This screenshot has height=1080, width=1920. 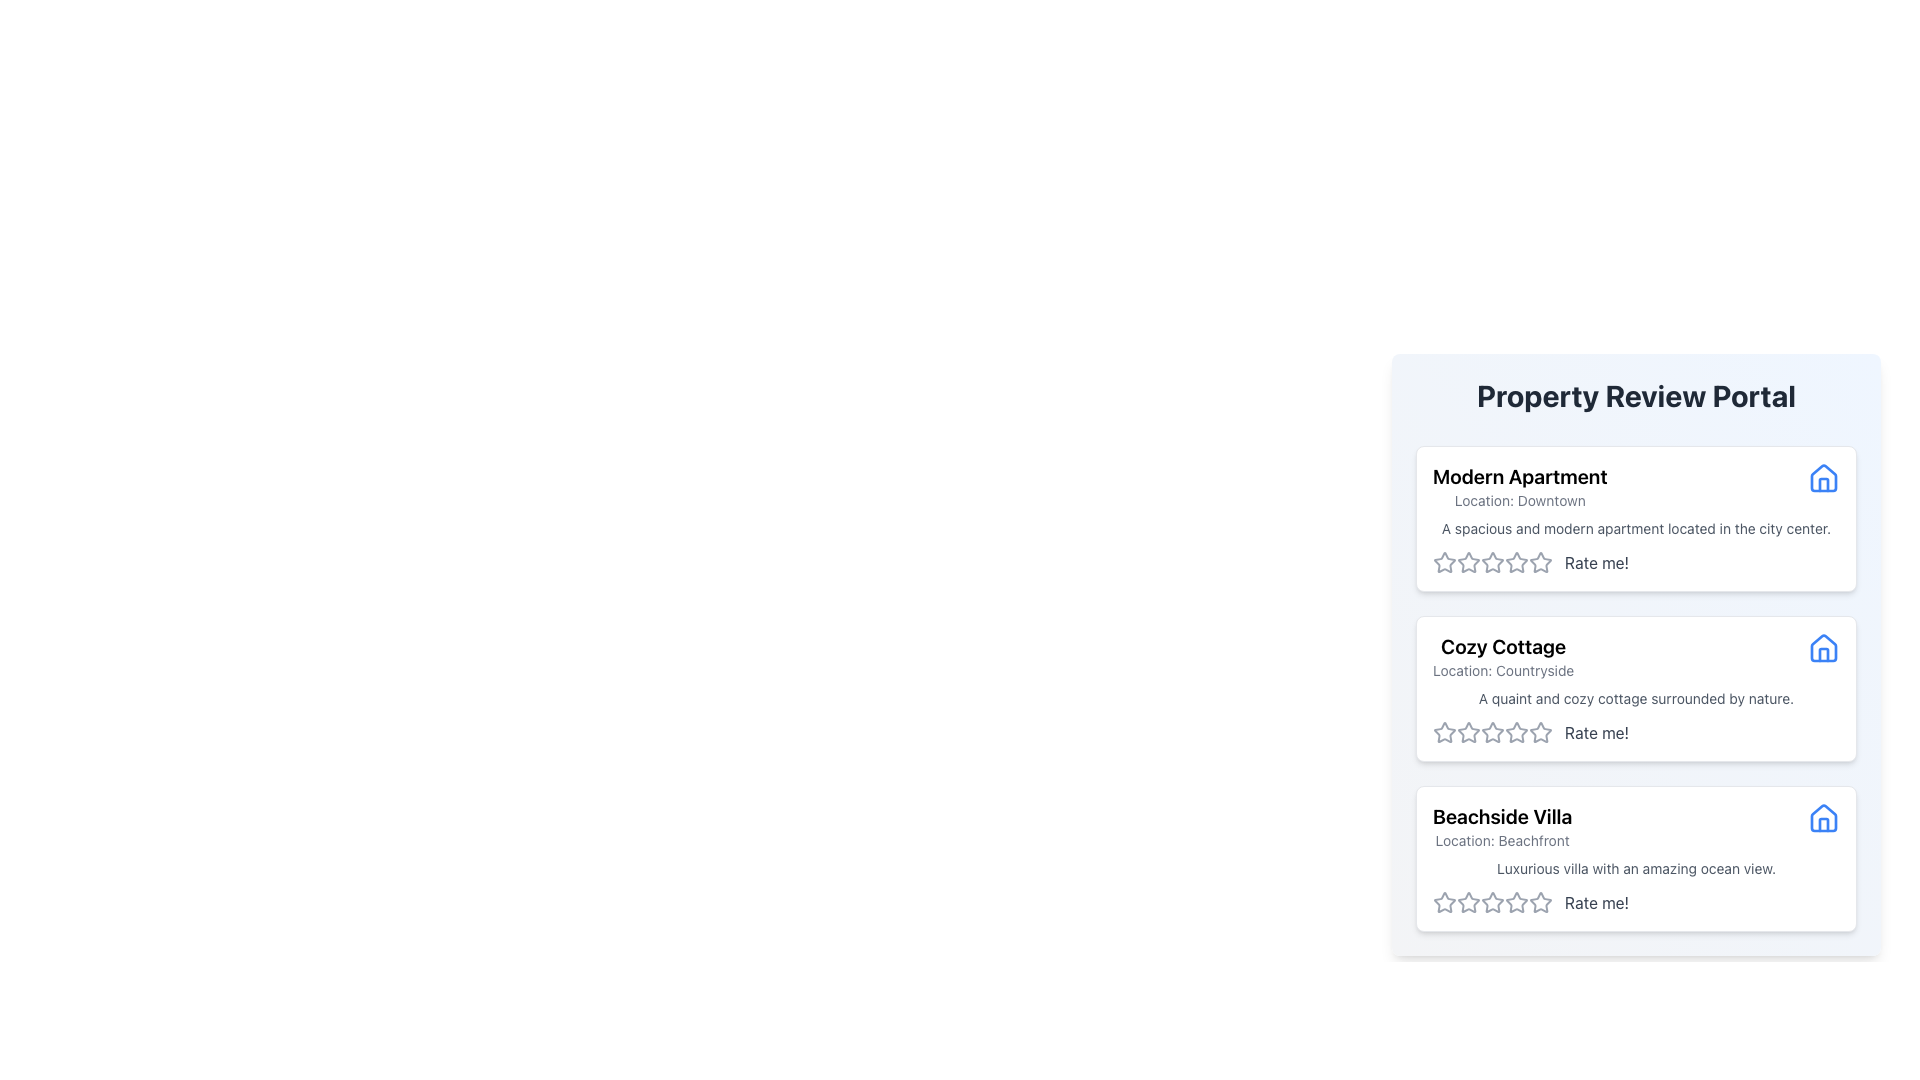 What do you see at coordinates (1468, 902) in the screenshot?
I see `the interactive star icon located in the bottommost card under the 'Beachside Villa' listing` at bounding box center [1468, 902].